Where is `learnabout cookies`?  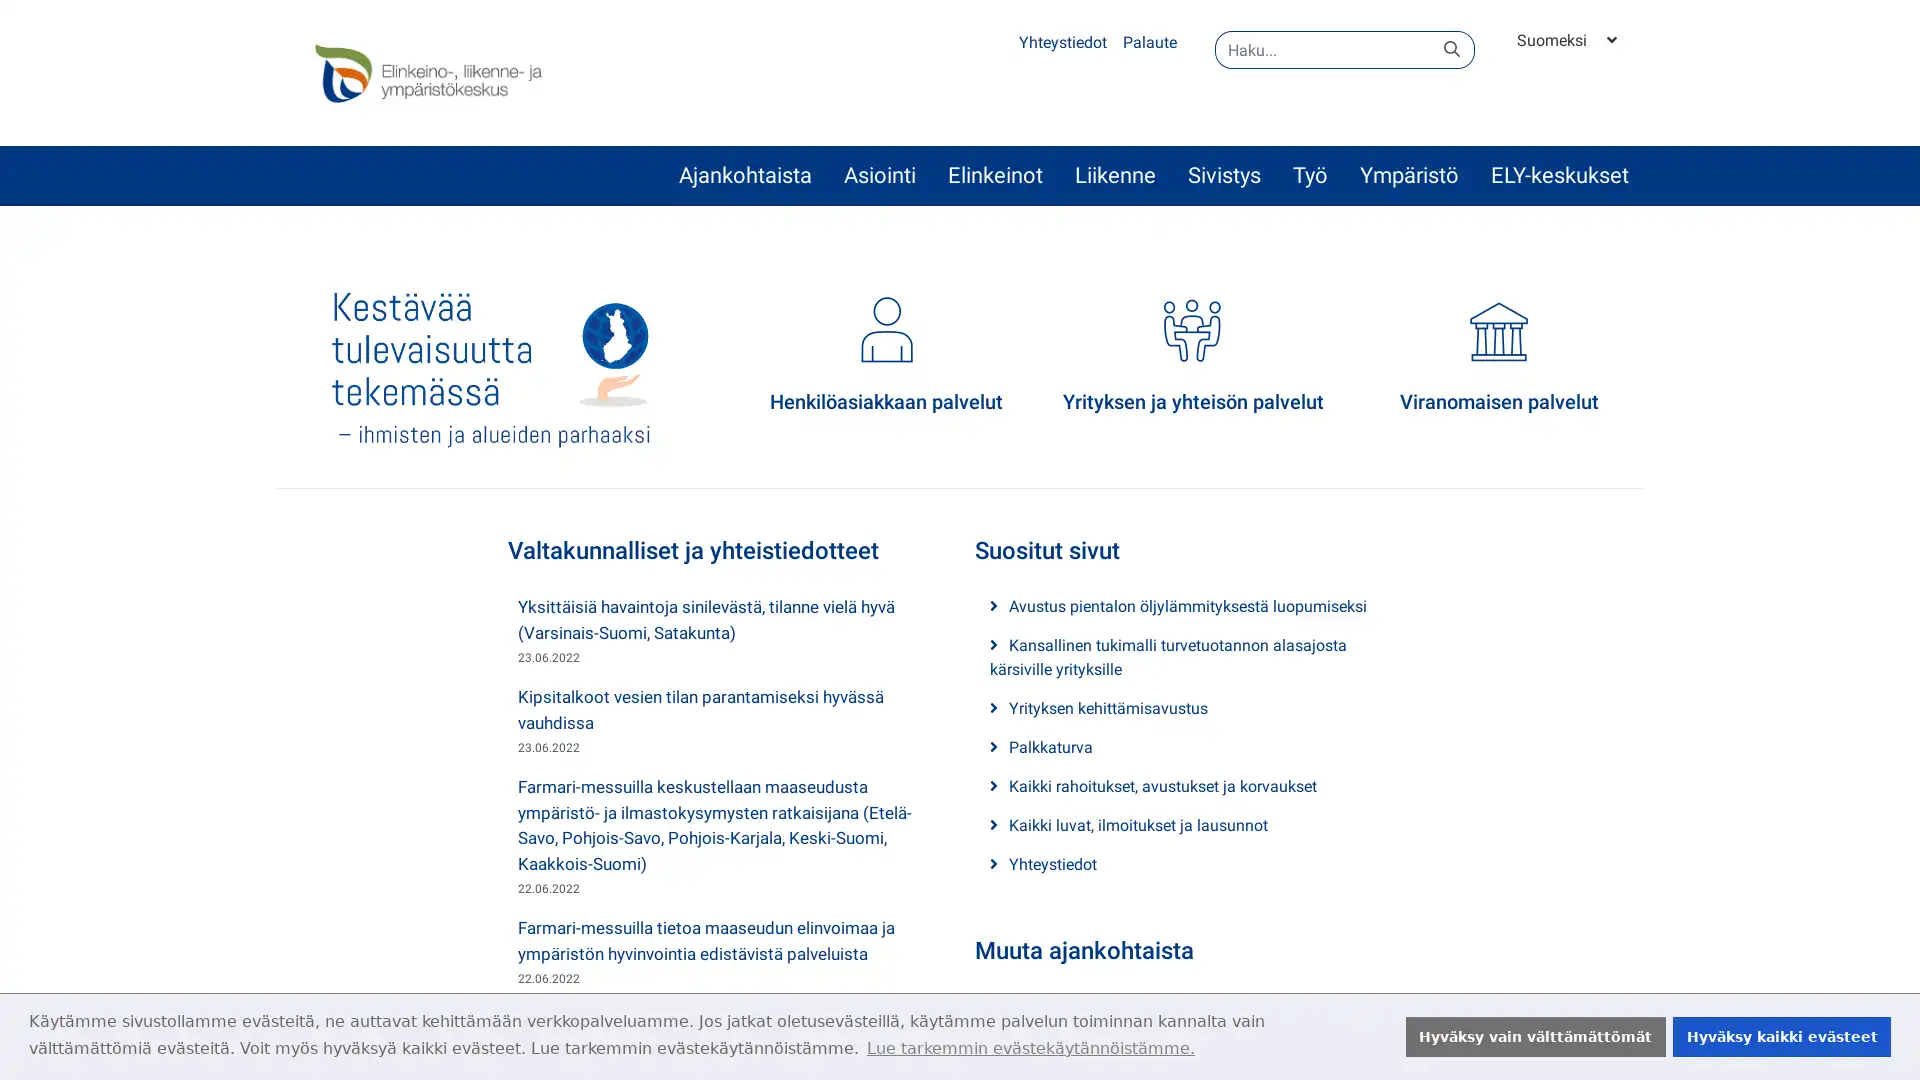 learnabout cookies is located at coordinates (1030, 1047).